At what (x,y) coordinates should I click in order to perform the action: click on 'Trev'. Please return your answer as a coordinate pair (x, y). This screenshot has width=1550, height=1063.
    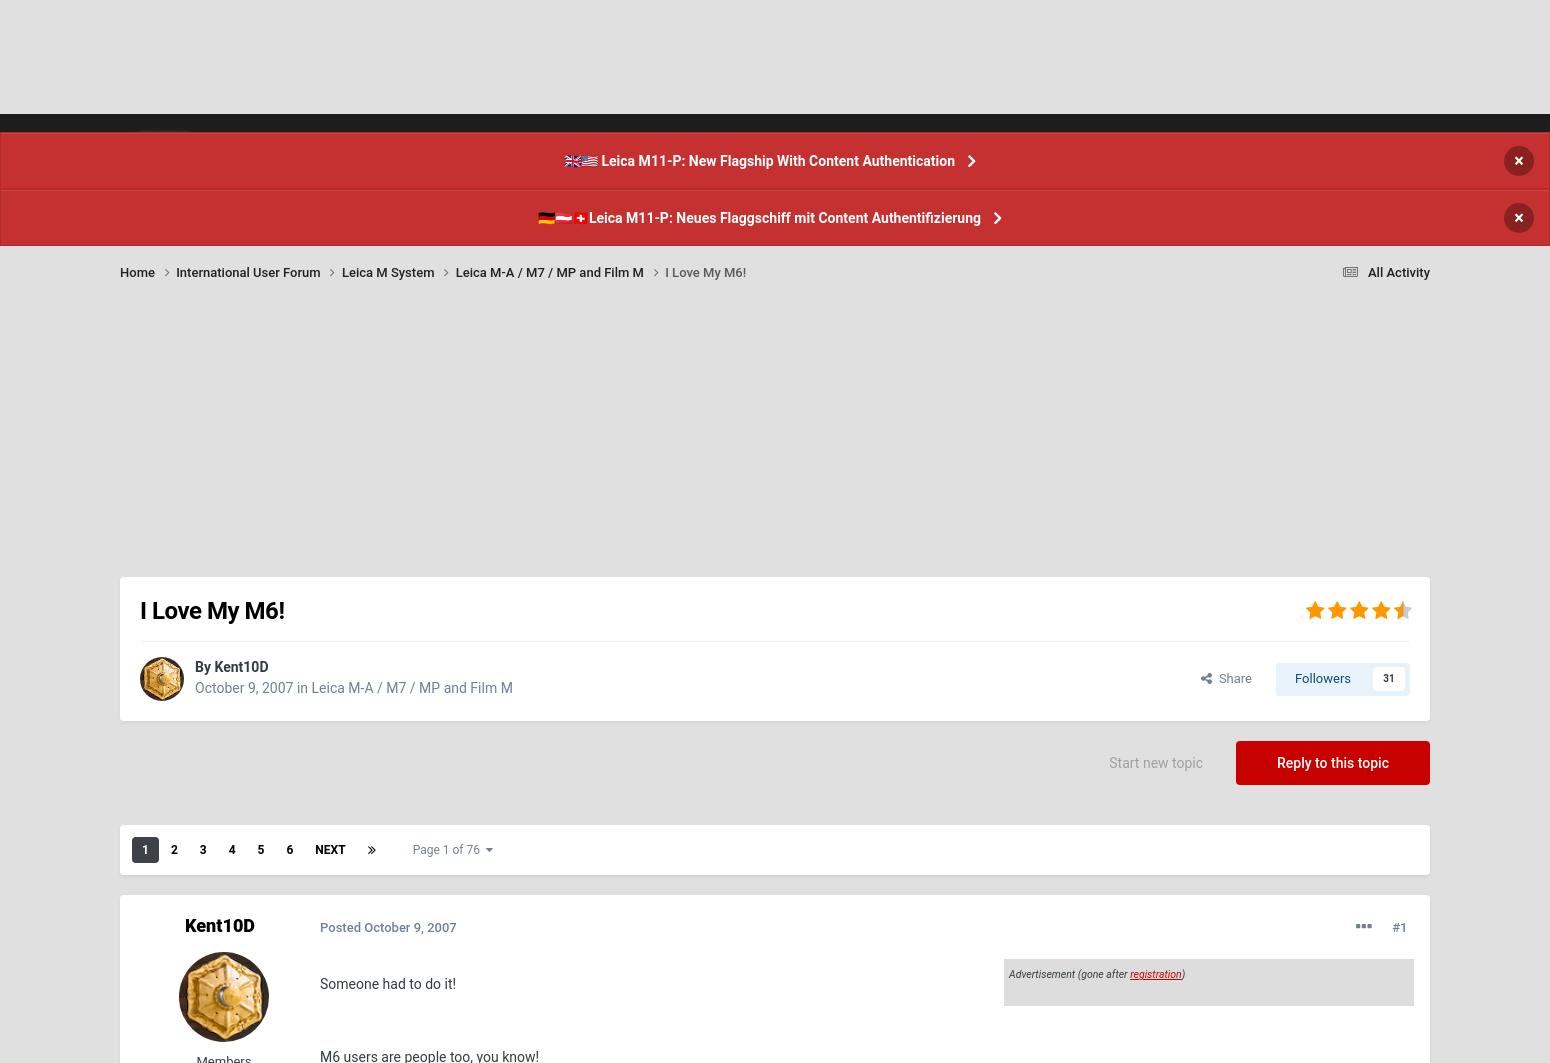
    Looking at the image, I should click on (1332, 86).